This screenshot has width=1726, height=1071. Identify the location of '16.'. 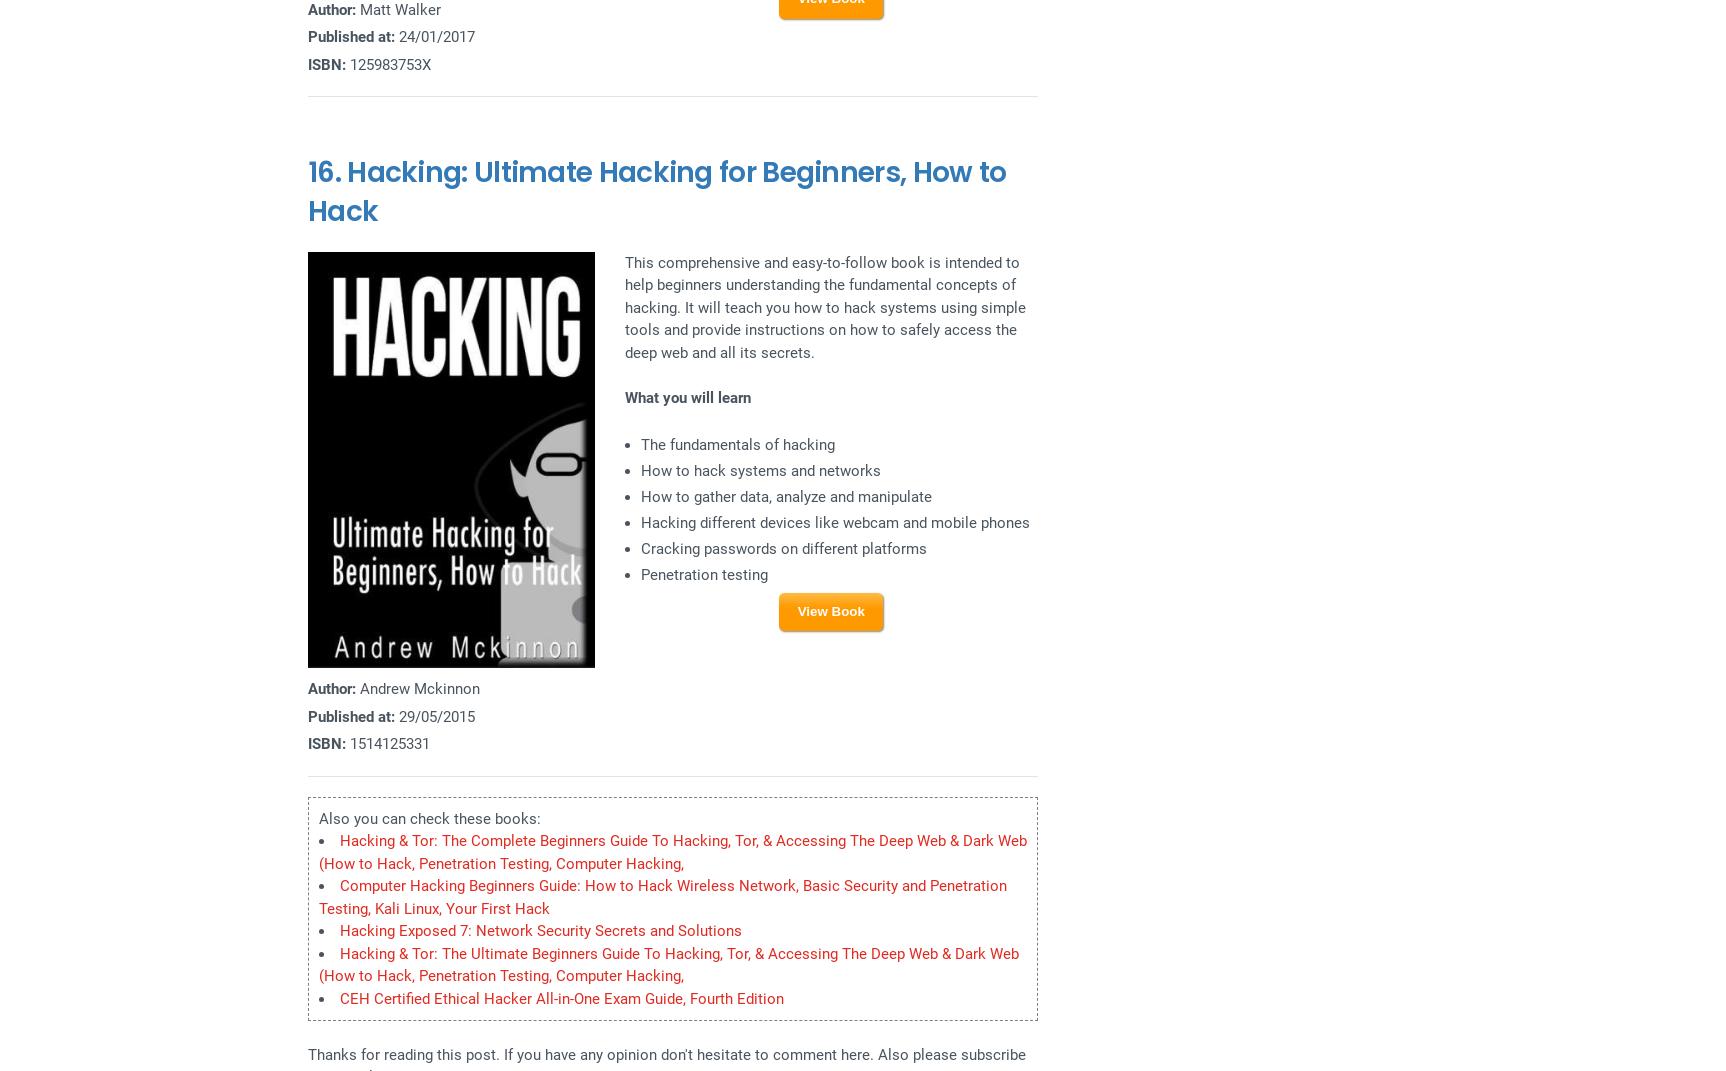
(306, 171).